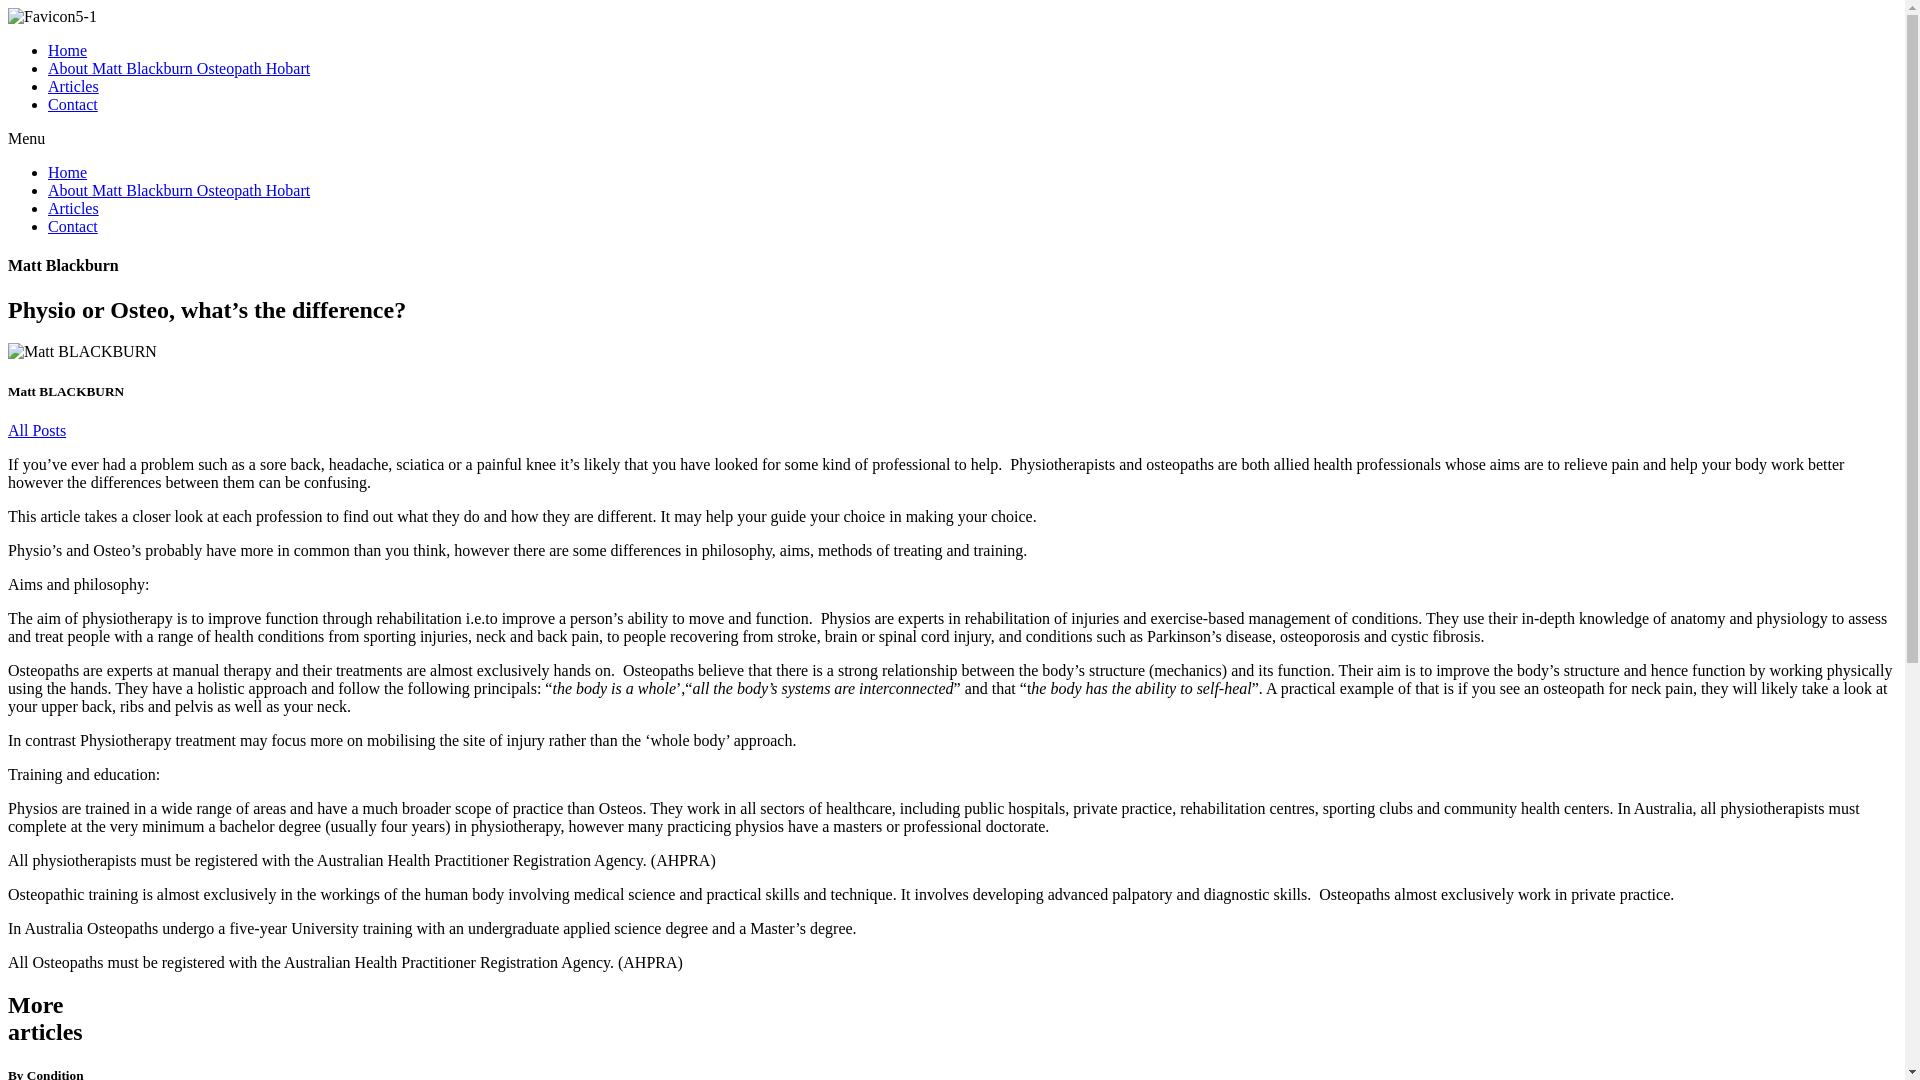  What do you see at coordinates (178, 67) in the screenshot?
I see `'About Matt Blackburn Osteopath Hobart'` at bounding box center [178, 67].